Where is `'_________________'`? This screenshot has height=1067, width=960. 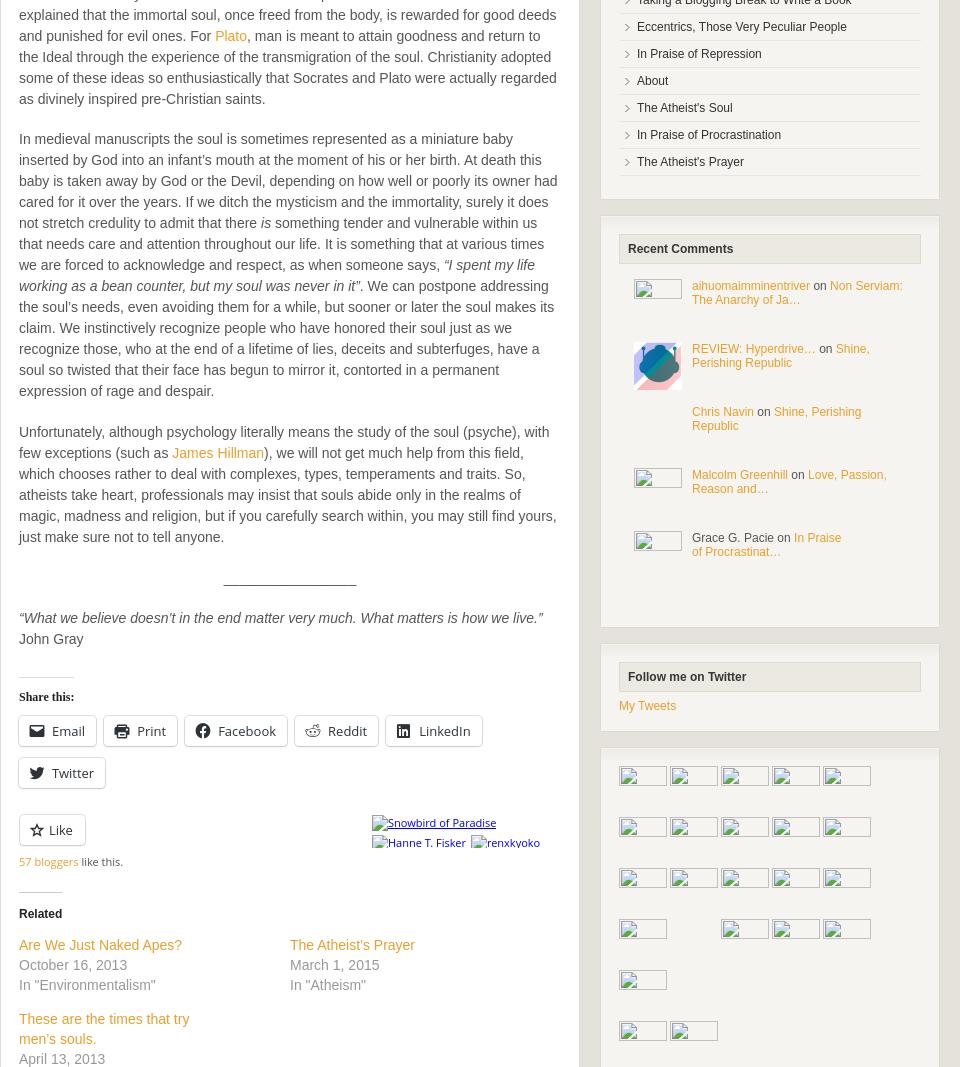 '_________________' is located at coordinates (288, 577).